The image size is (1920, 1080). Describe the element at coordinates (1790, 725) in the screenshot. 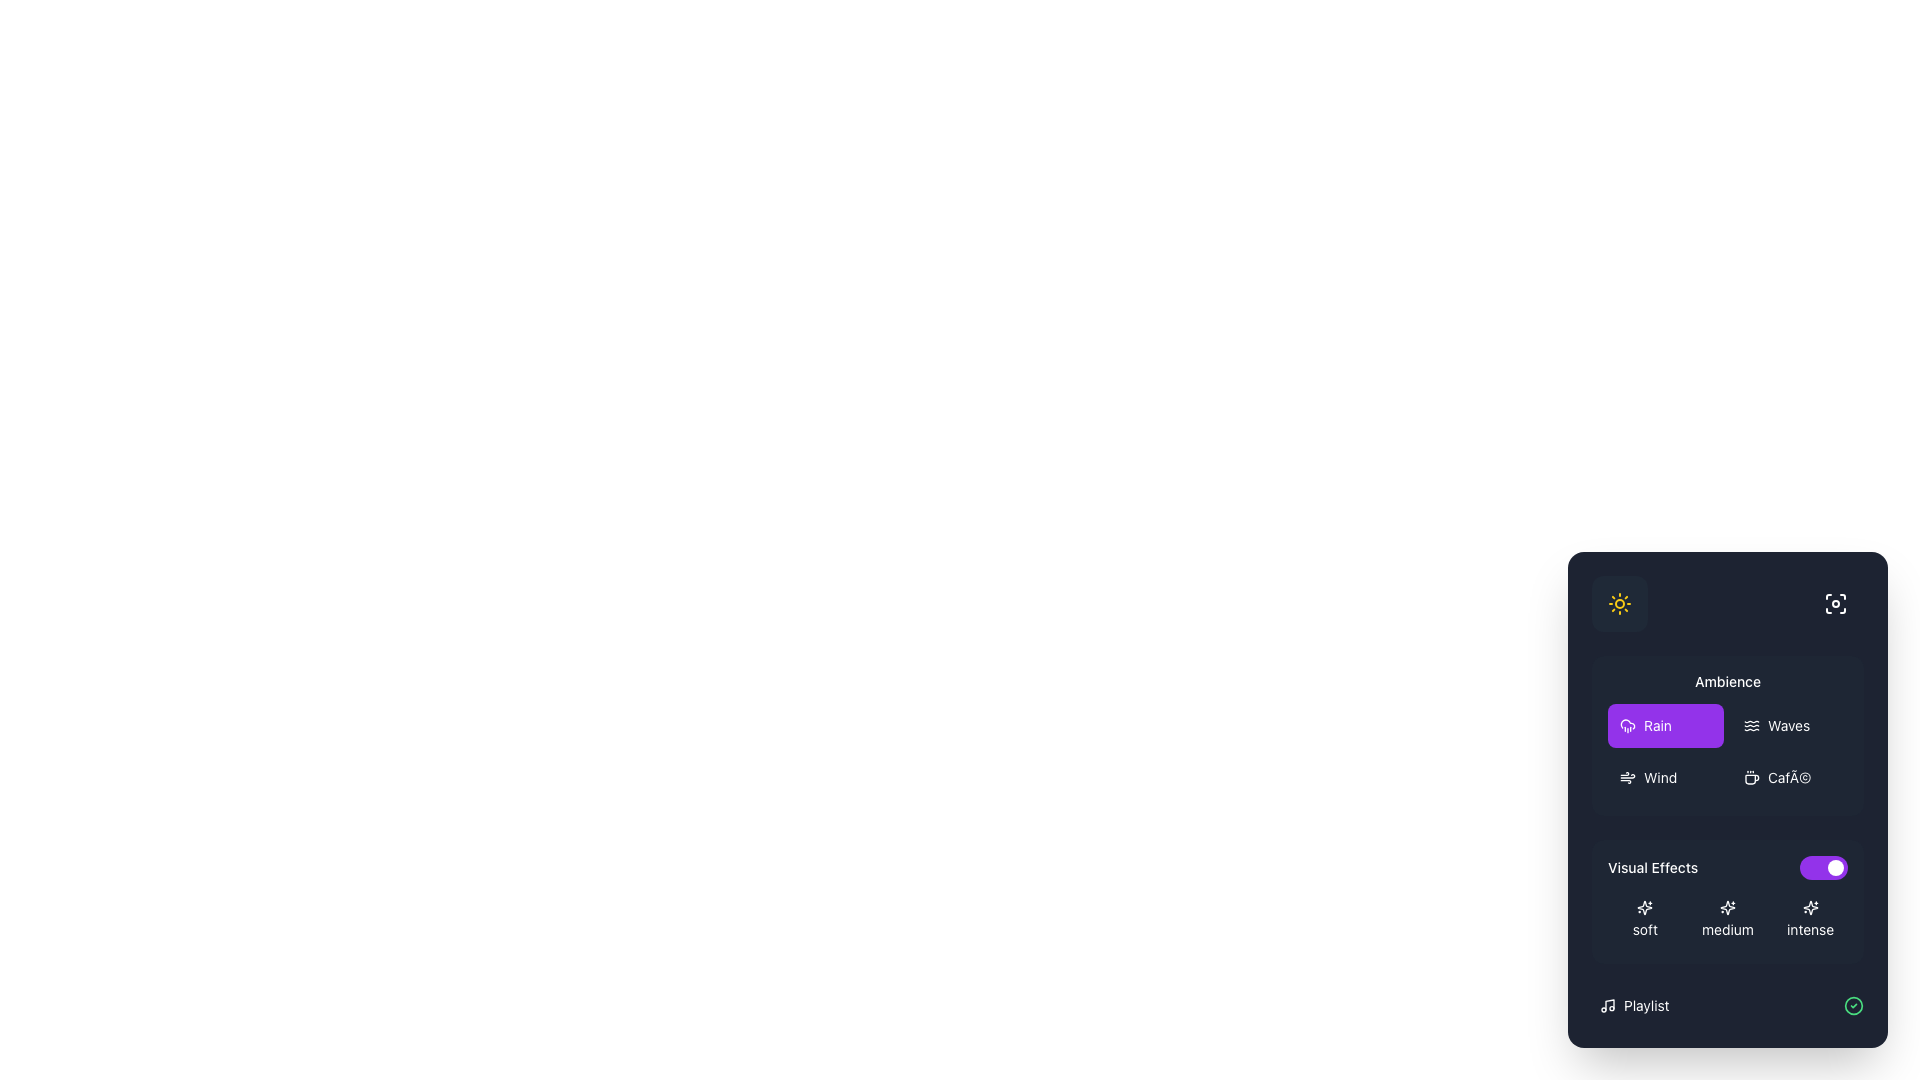

I see `the button that toggles or activates the 'Waves' ambience, located in the top-right corner of the grid within the 'Ambience' section, specifically the second button in the first row` at that location.